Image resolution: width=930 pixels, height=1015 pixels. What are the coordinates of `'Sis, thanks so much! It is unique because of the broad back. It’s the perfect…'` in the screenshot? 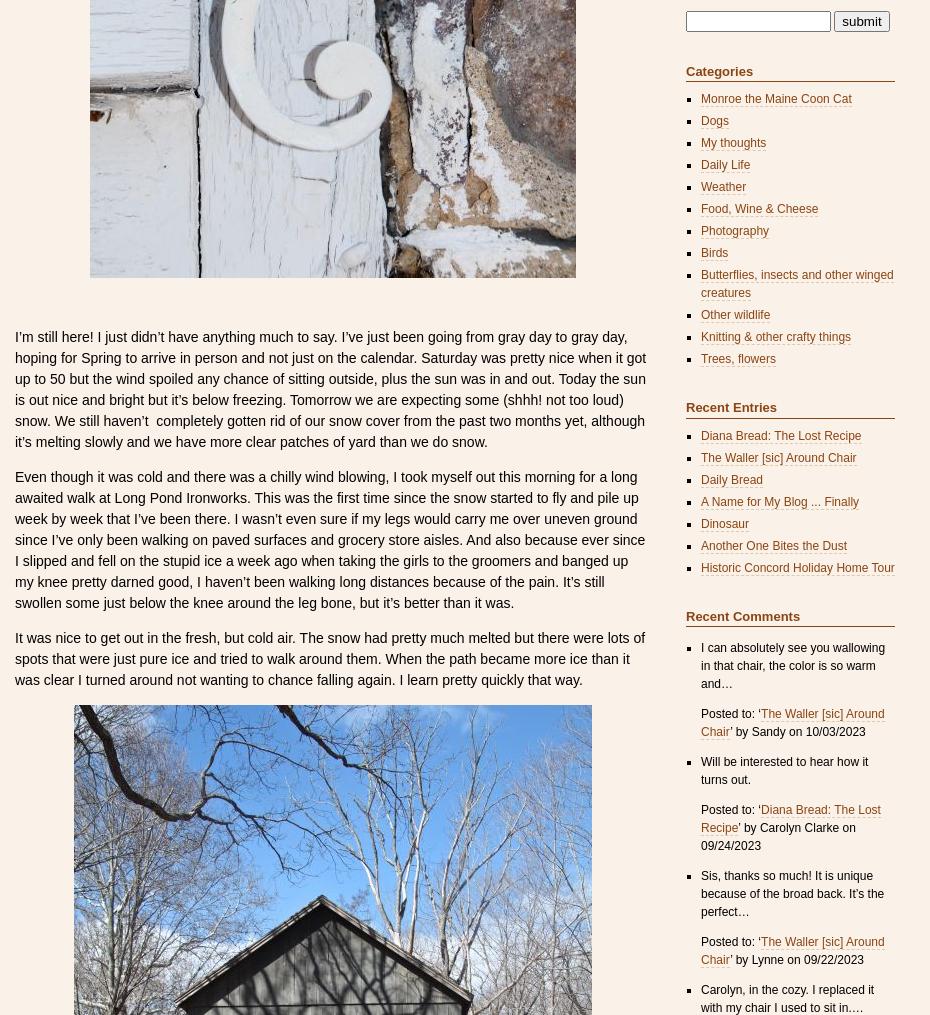 It's located at (791, 893).